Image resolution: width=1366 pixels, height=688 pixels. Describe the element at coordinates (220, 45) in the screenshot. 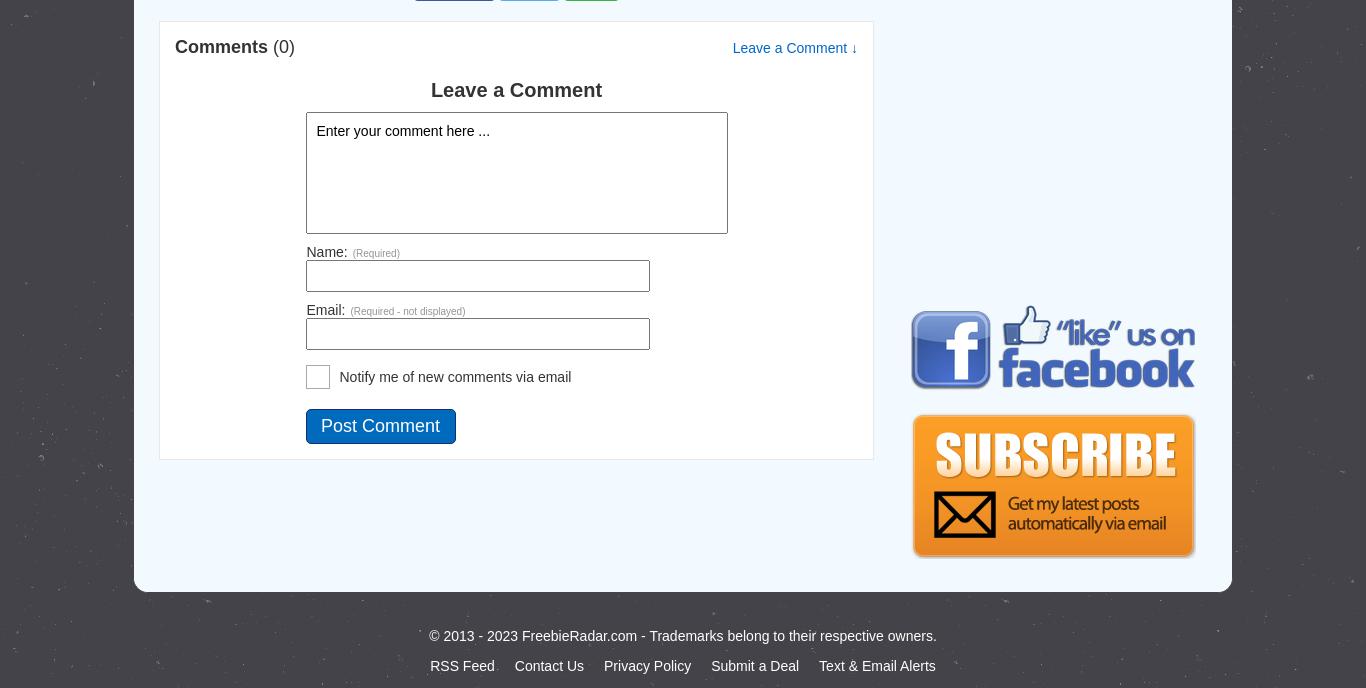

I see `'Comments'` at that location.